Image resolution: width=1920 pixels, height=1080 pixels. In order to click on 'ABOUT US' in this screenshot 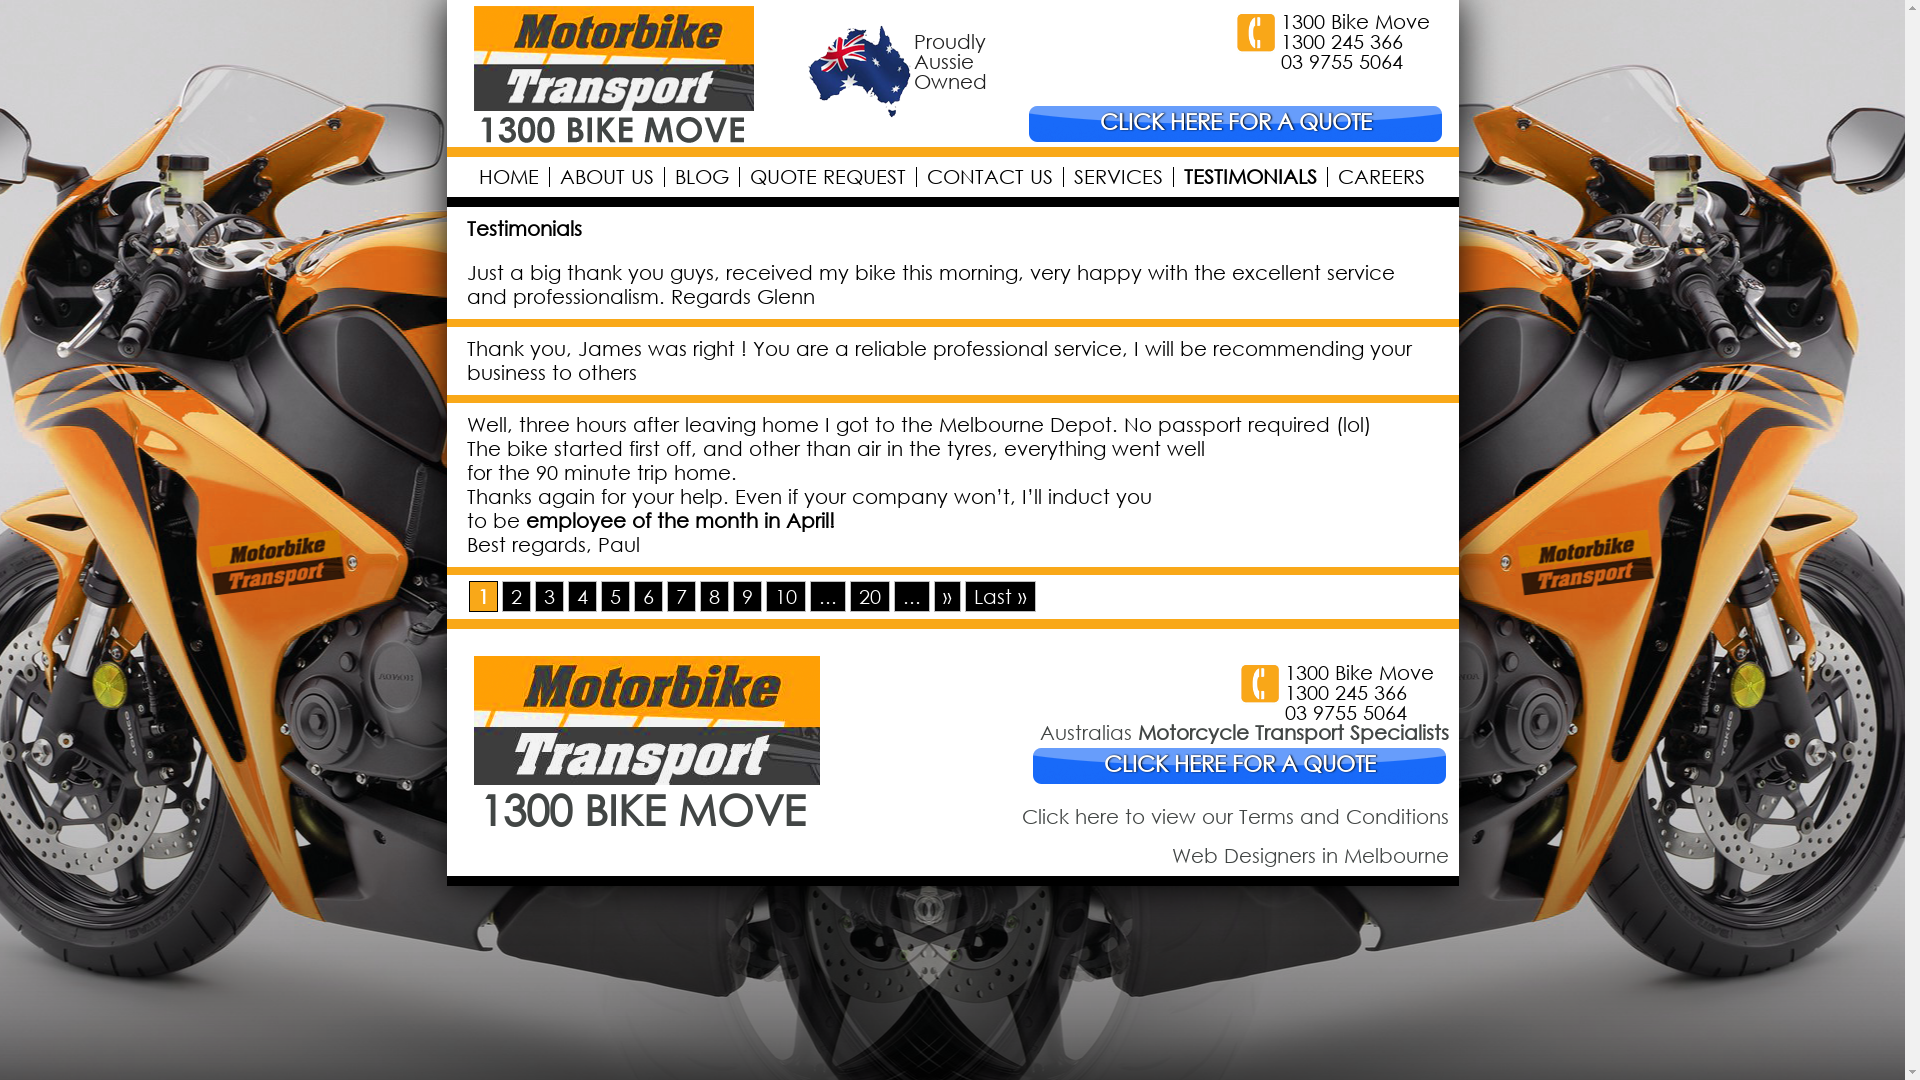, I will do `click(604, 176)`.